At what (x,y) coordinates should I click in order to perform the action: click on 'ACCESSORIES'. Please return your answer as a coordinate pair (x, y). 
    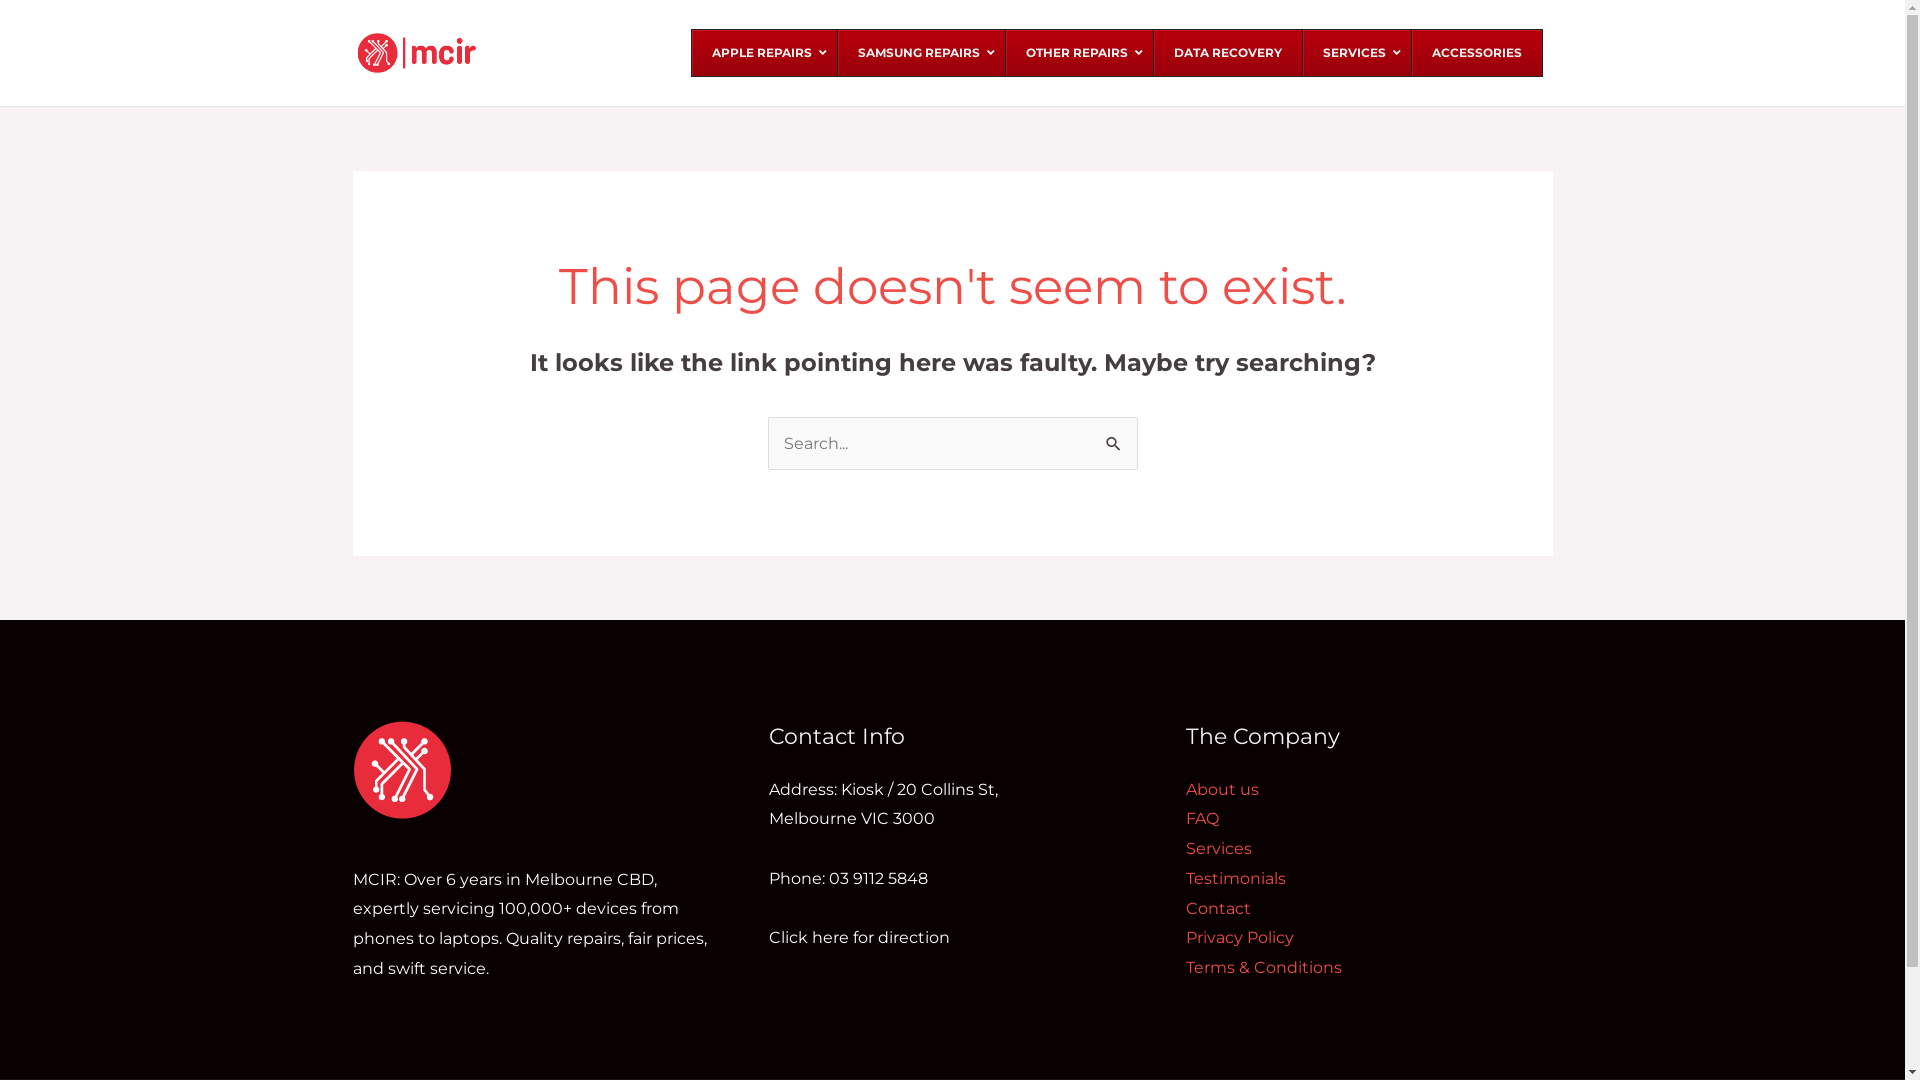
    Looking at the image, I should click on (1475, 52).